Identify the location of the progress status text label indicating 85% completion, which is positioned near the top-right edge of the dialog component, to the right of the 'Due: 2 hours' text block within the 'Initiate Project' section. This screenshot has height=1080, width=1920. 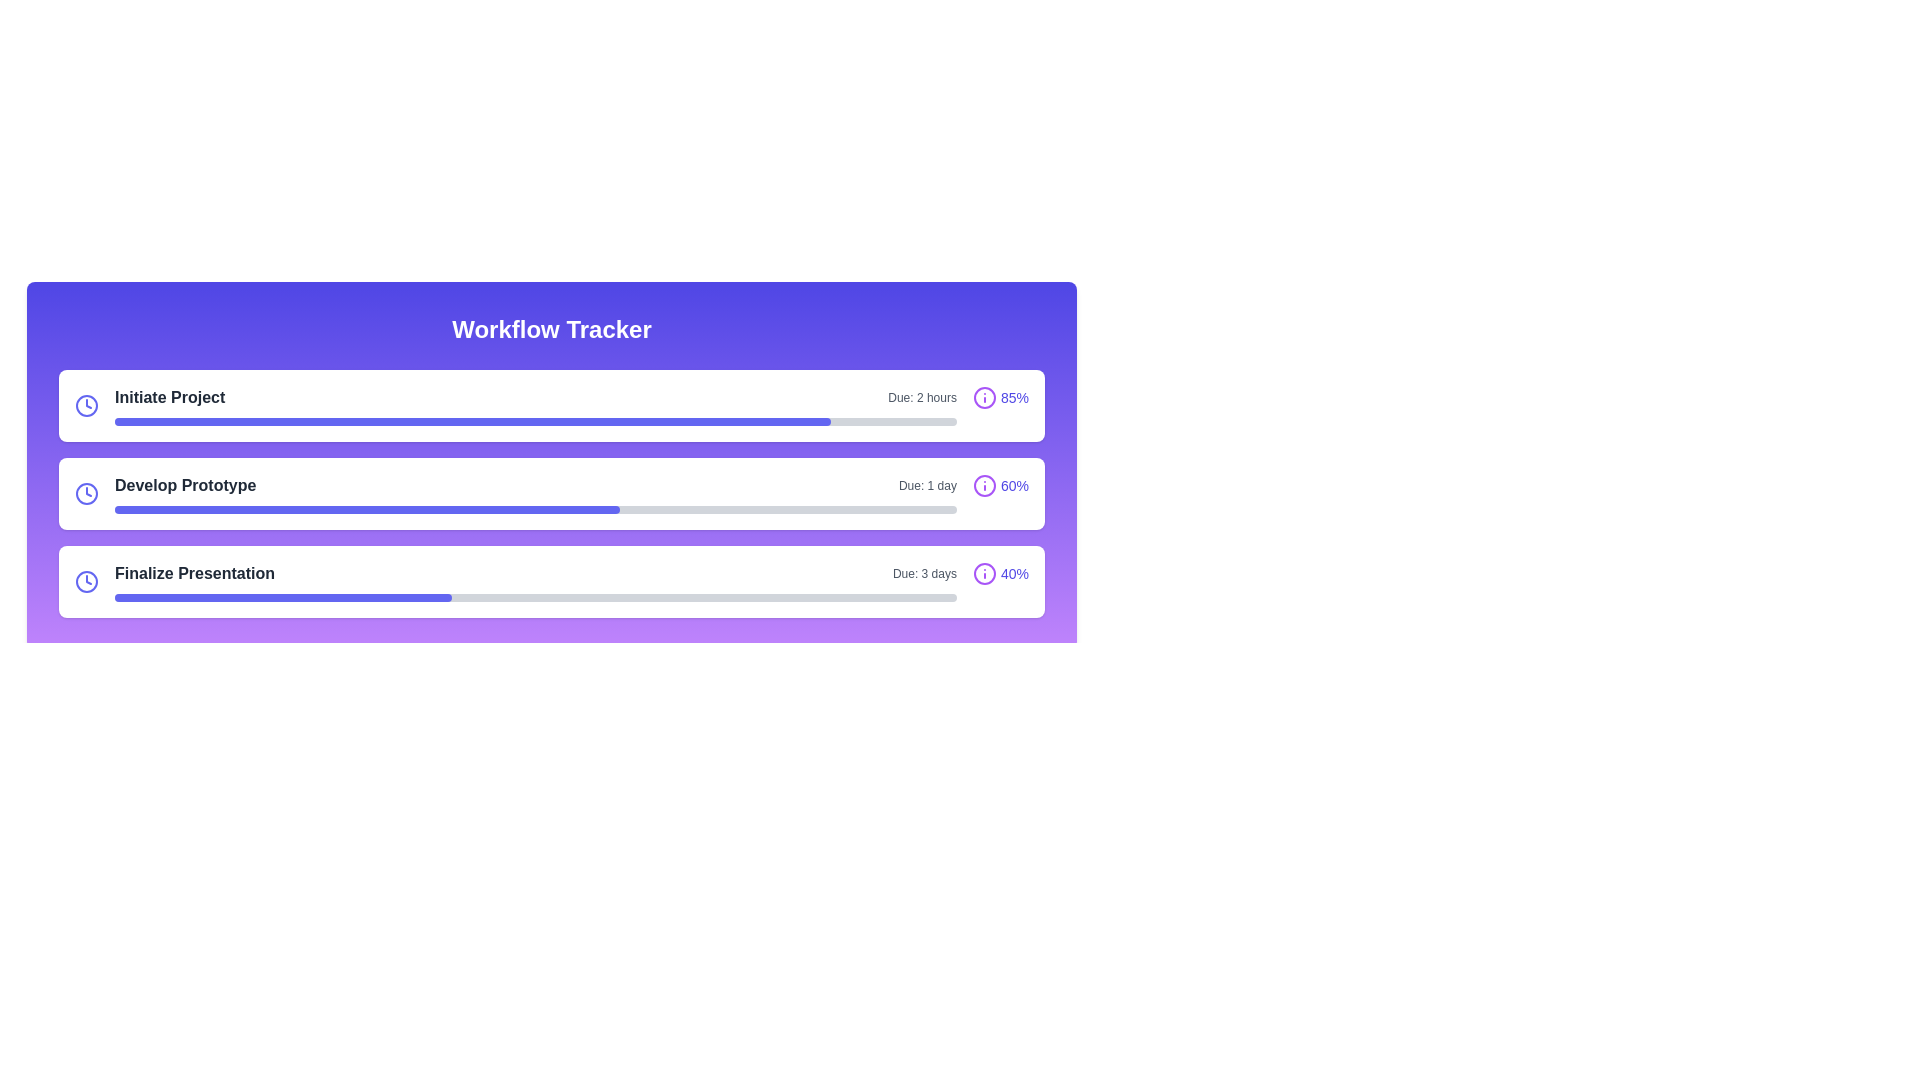
(1000, 397).